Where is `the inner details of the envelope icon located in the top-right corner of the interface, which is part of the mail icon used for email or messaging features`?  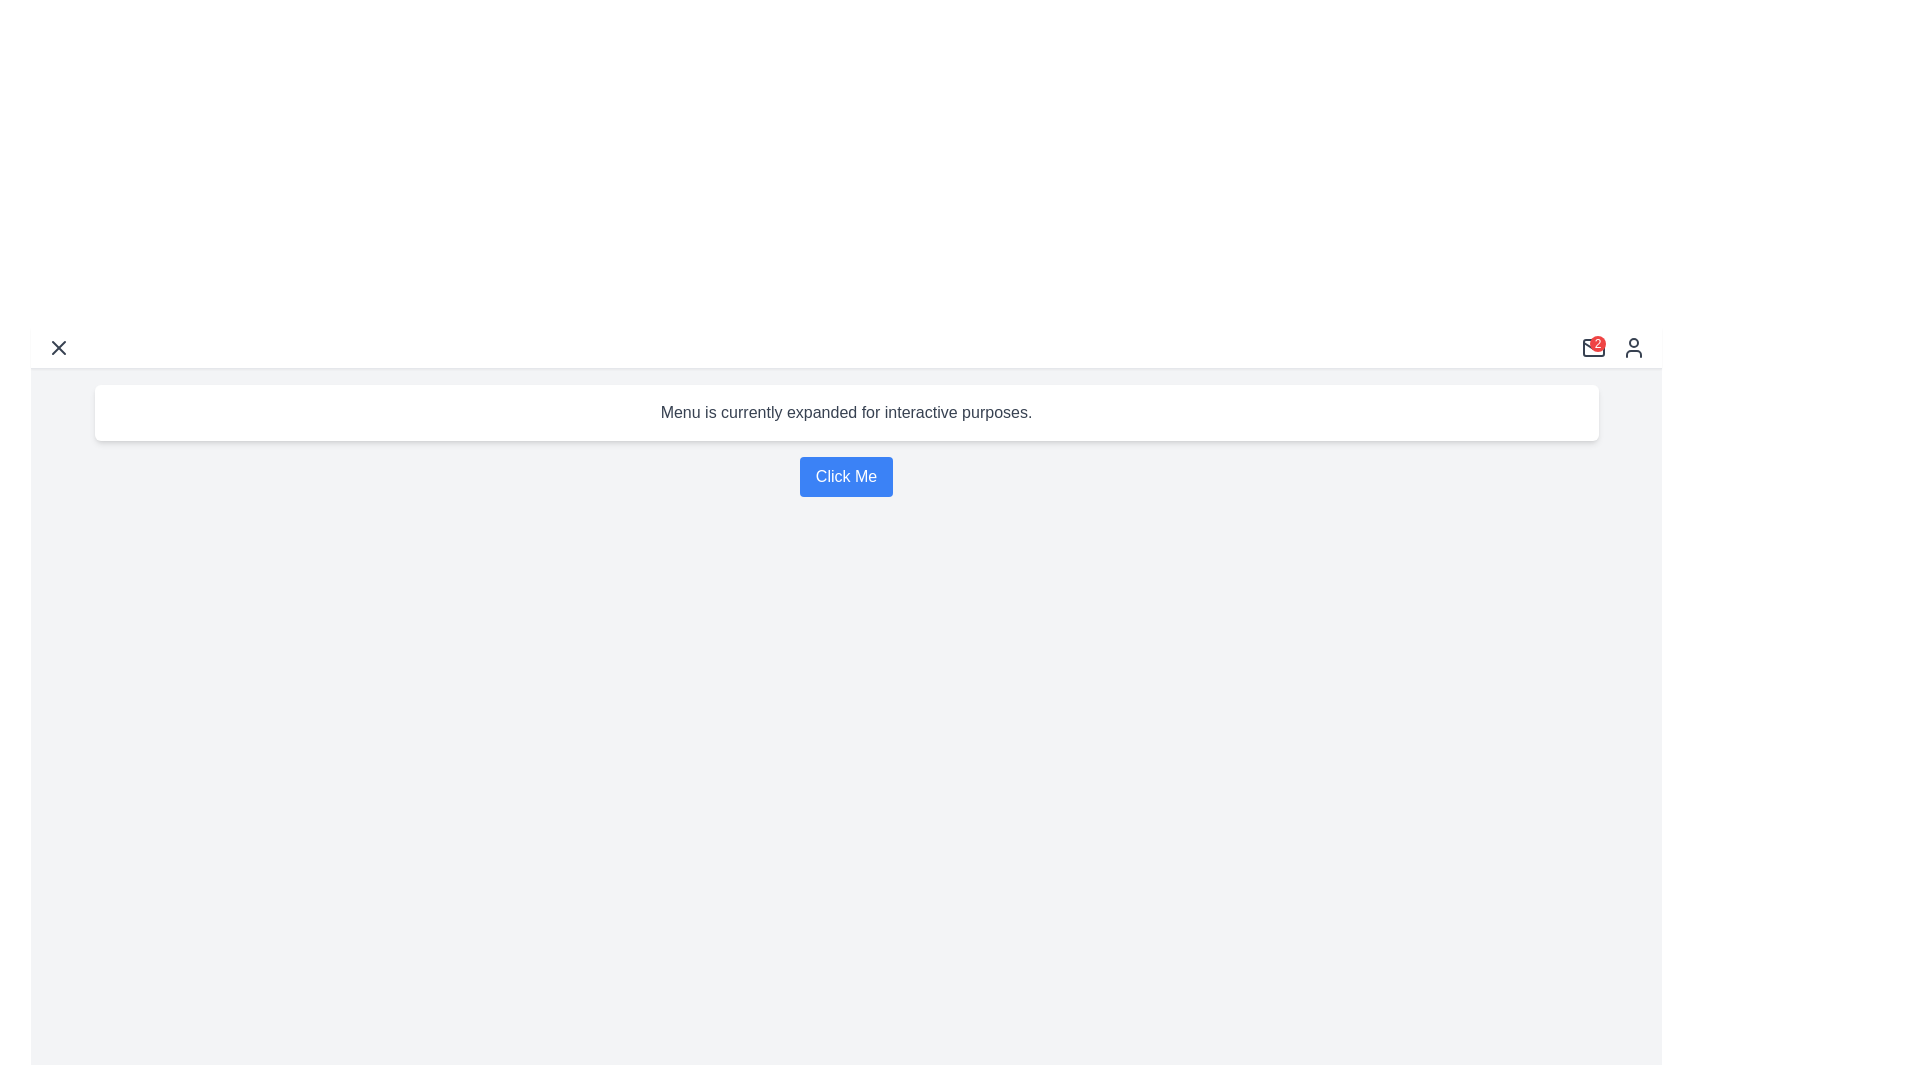
the inner details of the envelope icon located in the top-right corner of the interface, which is part of the mail icon used for email or messaging features is located at coordinates (1592, 343).